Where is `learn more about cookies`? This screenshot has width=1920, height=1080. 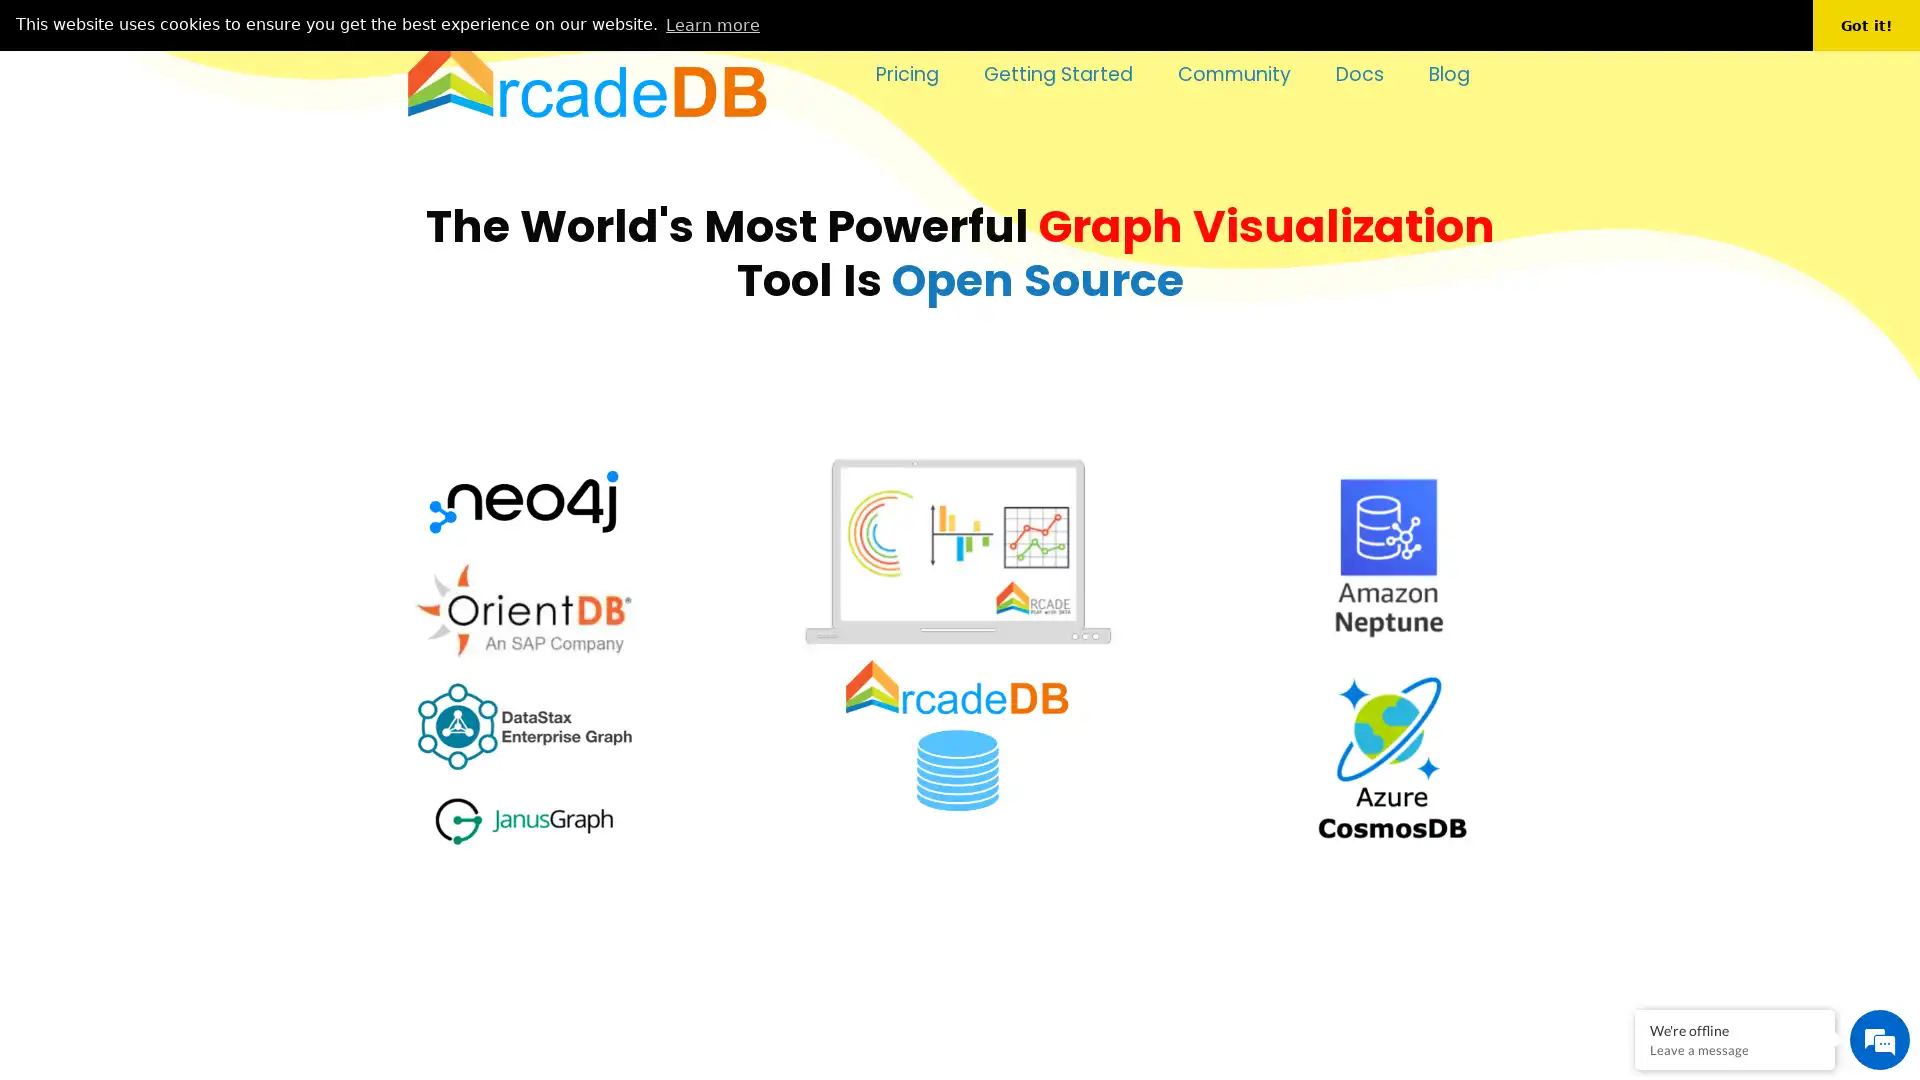
learn more about cookies is located at coordinates (713, 24).